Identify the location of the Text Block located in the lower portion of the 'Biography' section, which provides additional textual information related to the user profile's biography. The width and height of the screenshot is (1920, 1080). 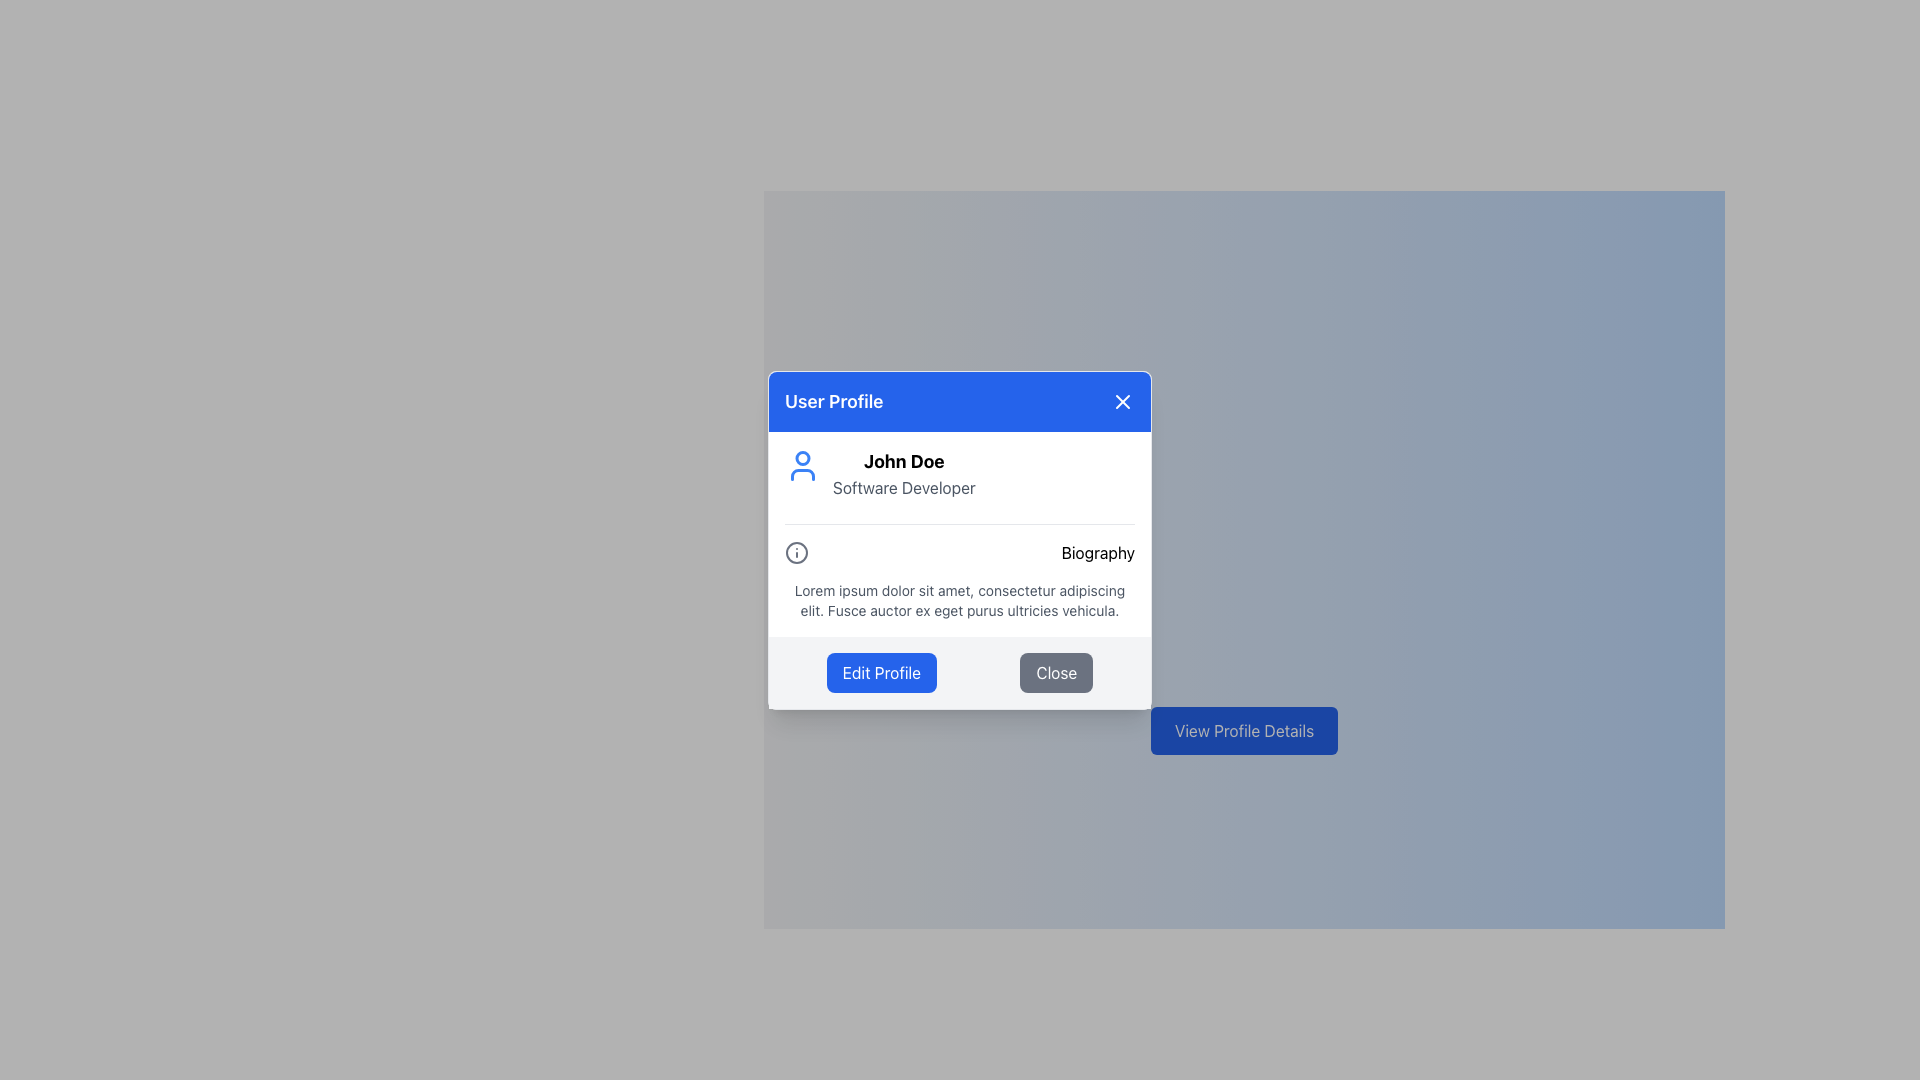
(960, 599).